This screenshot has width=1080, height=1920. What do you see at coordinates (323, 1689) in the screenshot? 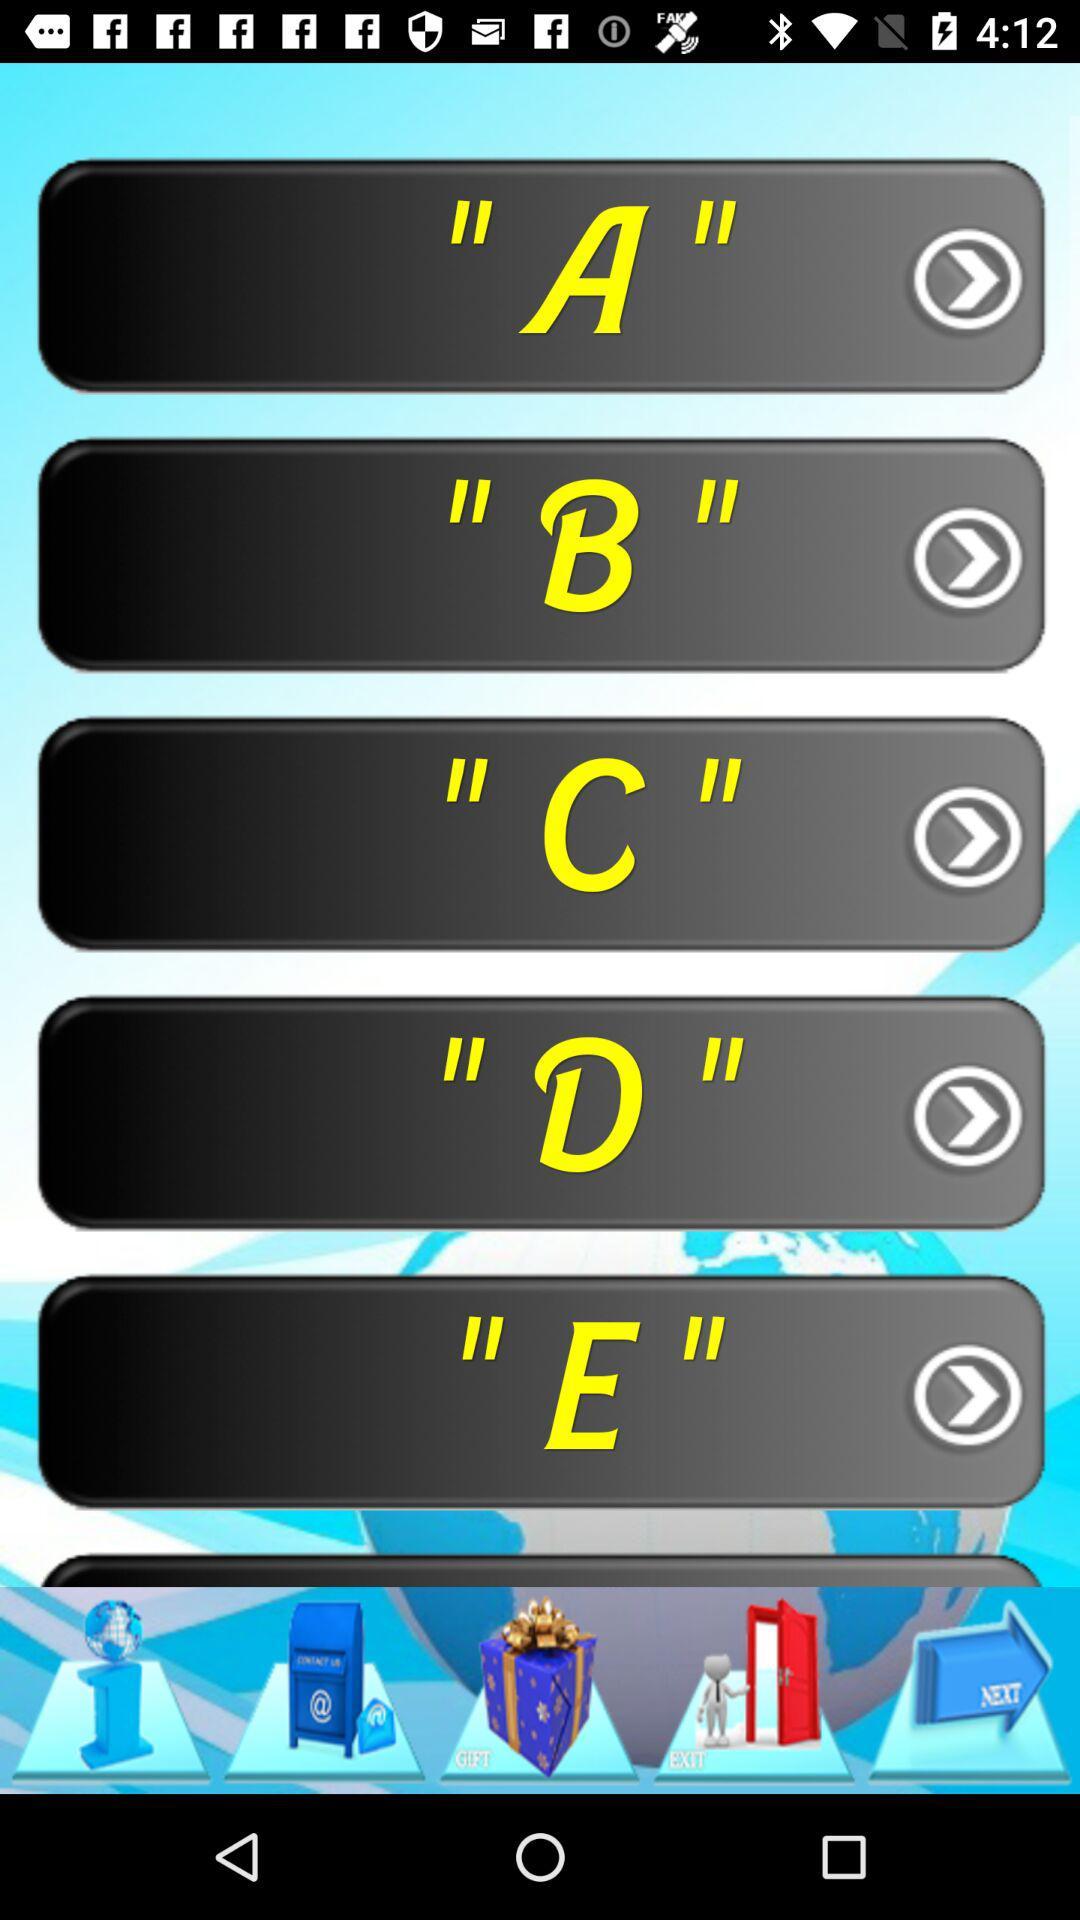
I see `email` at bounding box center [323, 1689].